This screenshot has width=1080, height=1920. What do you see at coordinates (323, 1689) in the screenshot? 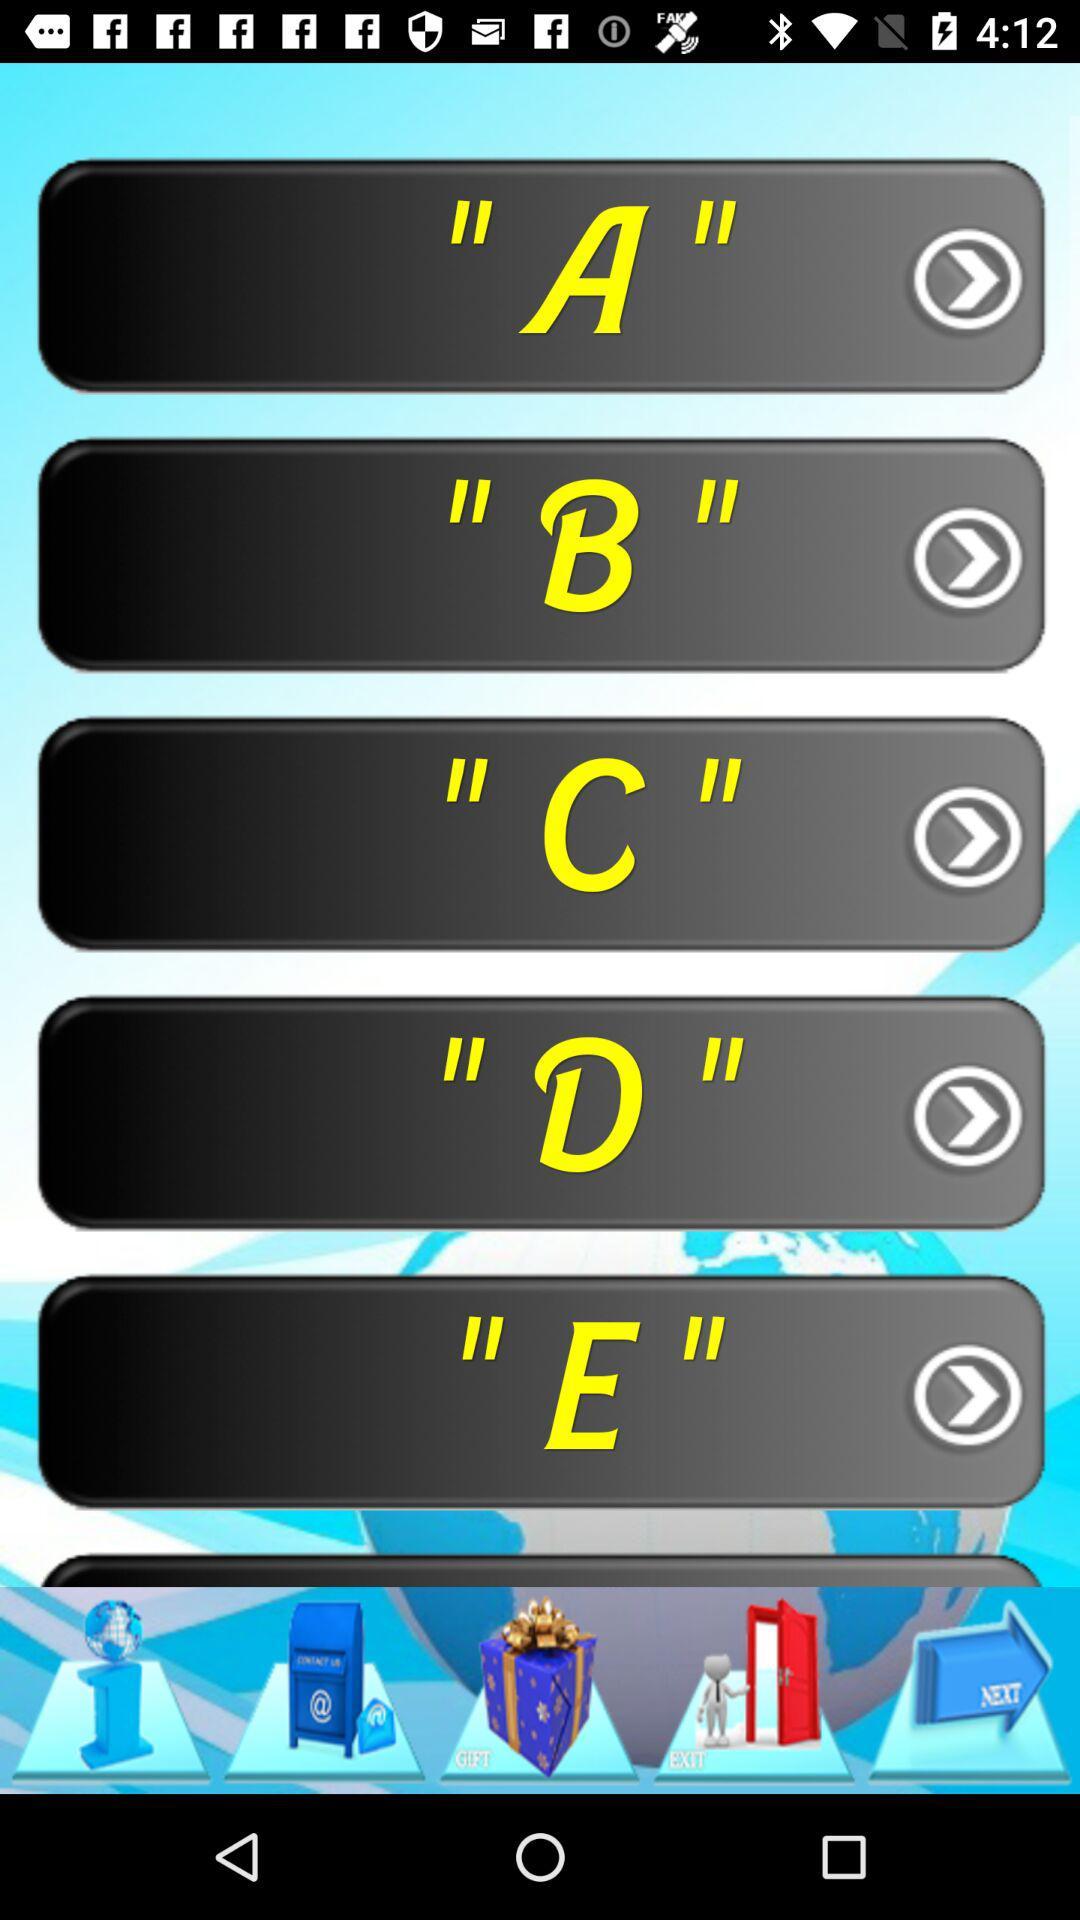
I see `email` at bounding box center [323, 1689].